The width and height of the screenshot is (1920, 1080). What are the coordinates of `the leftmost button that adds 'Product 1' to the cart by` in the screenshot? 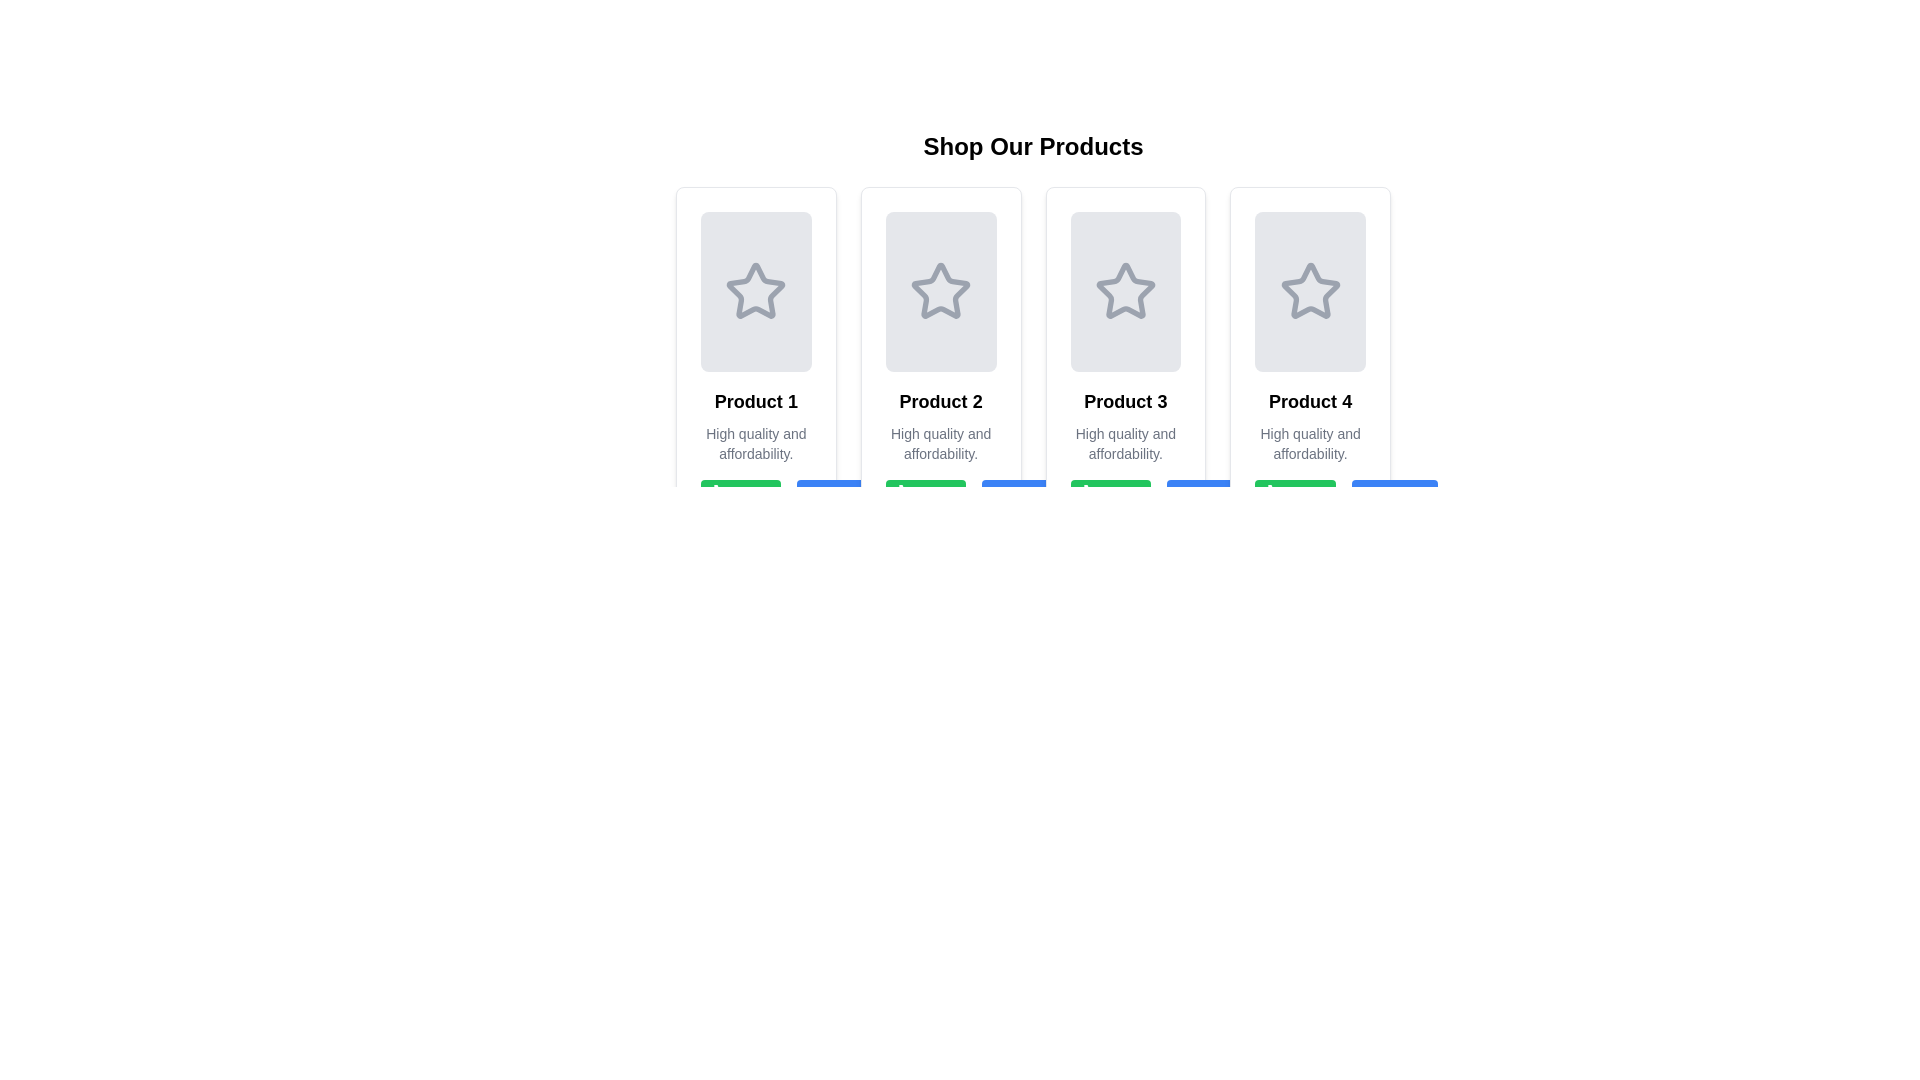 It's located at (740, 495).